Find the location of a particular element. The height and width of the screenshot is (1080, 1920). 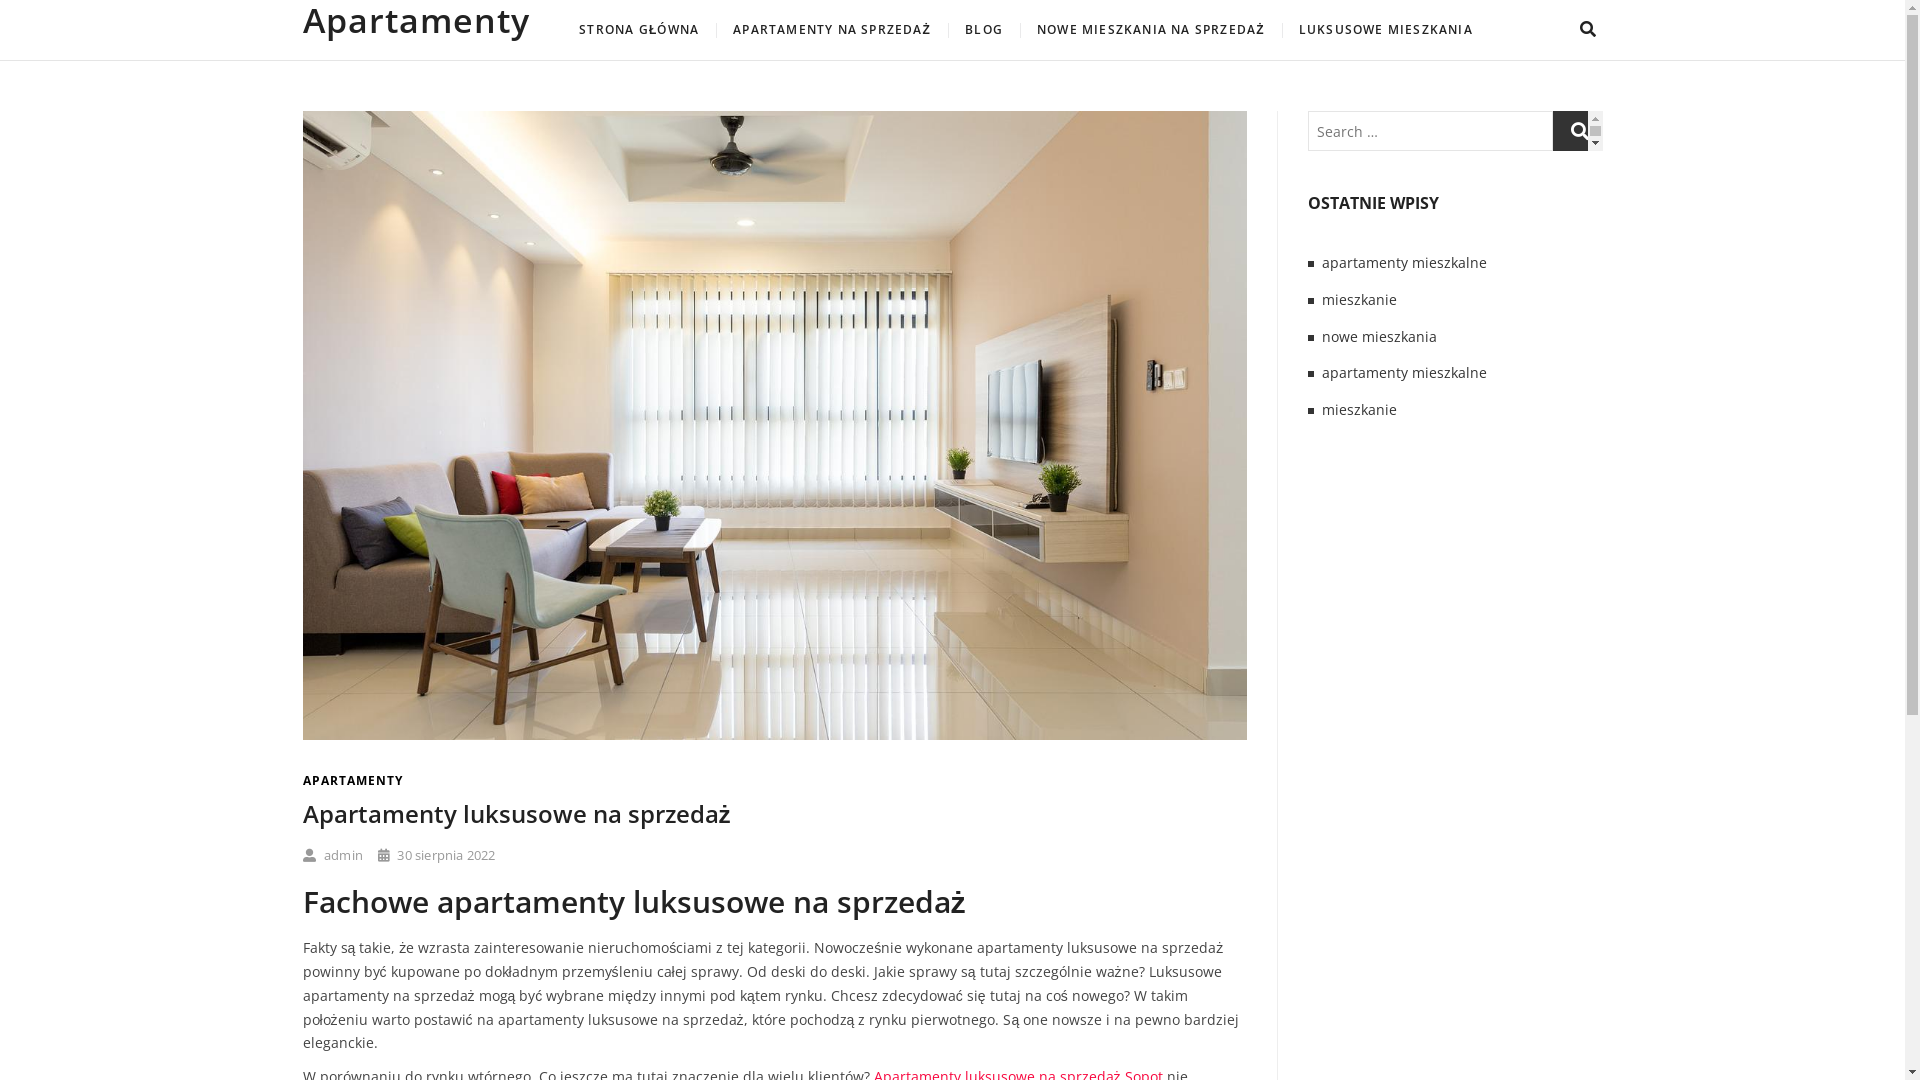

'Apartamenty' is located at coordinates (301, 19).